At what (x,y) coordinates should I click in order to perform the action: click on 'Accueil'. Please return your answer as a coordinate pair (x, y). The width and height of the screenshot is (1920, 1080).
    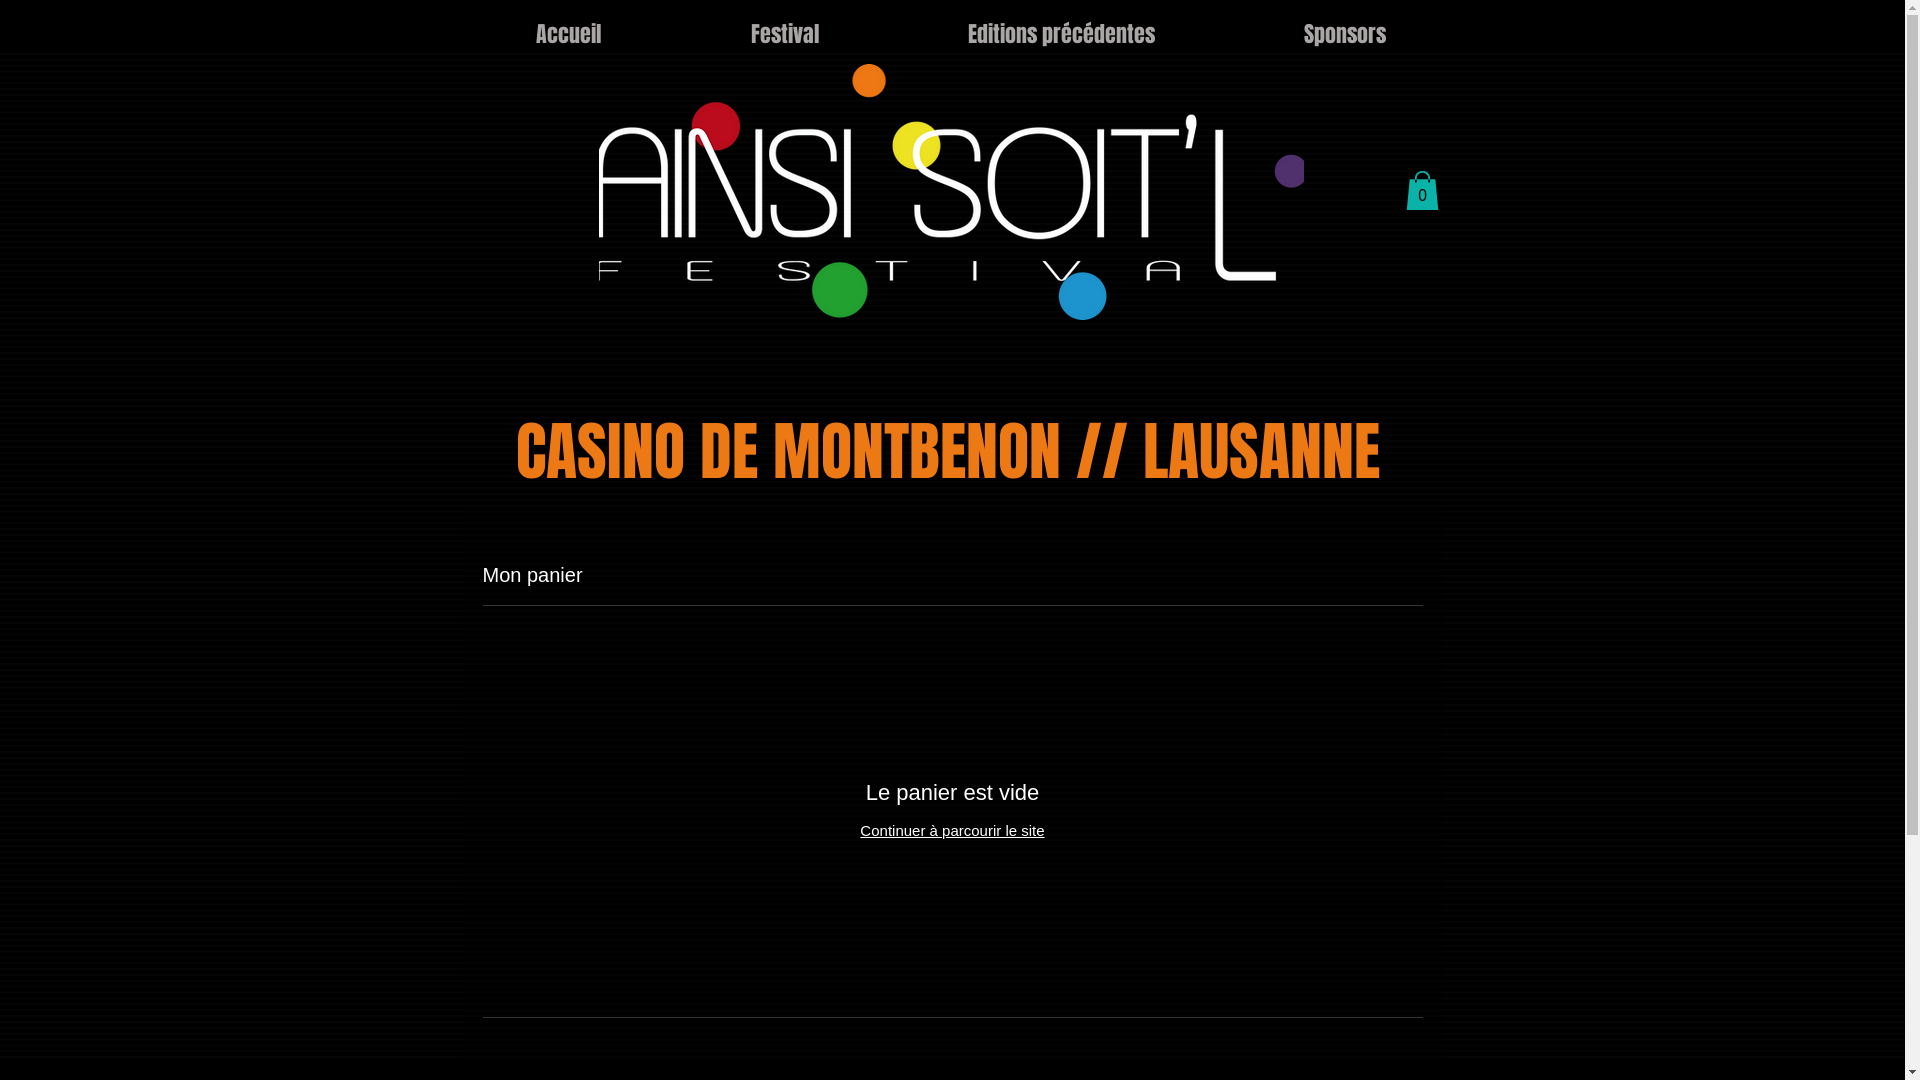
    Looking at the image, I should click on (566, 34).